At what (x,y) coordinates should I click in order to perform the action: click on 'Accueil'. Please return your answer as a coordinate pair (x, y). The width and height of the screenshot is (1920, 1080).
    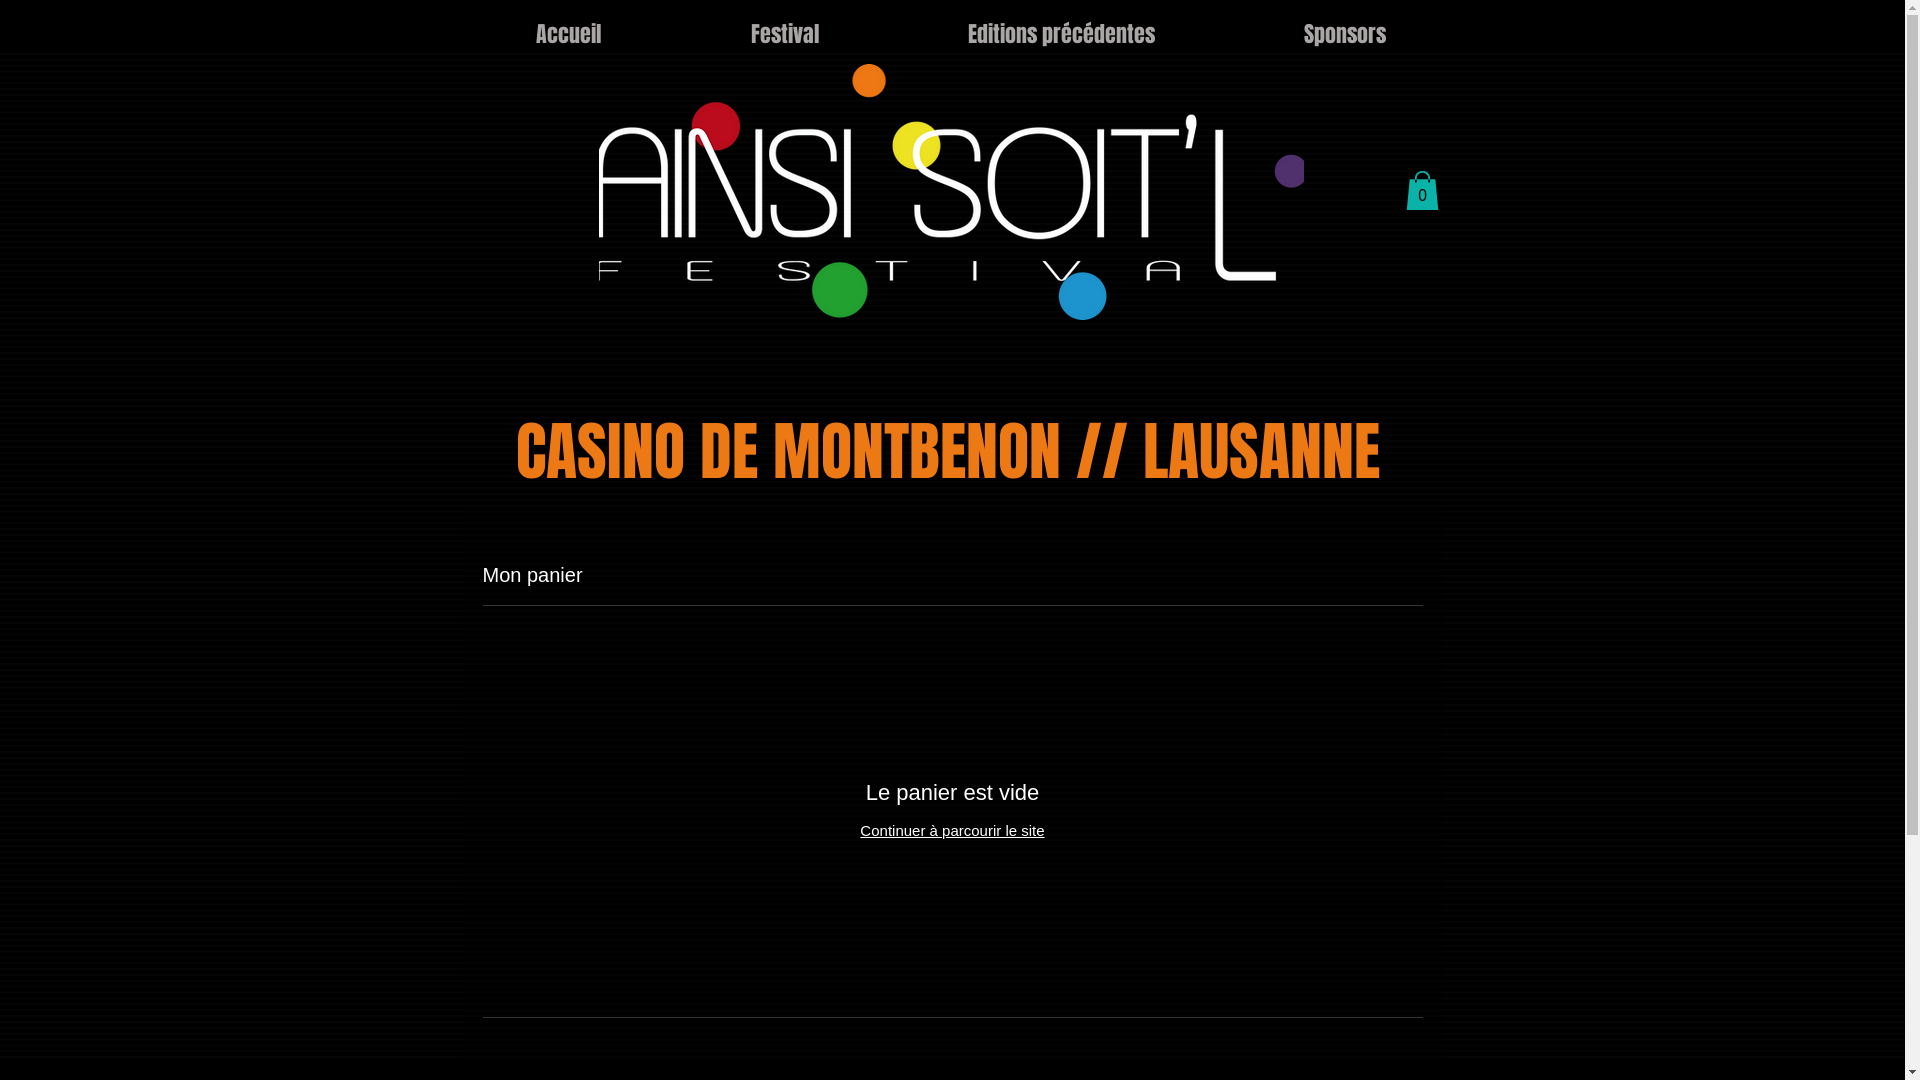
    Looking at the image, I should click on (566, 34).